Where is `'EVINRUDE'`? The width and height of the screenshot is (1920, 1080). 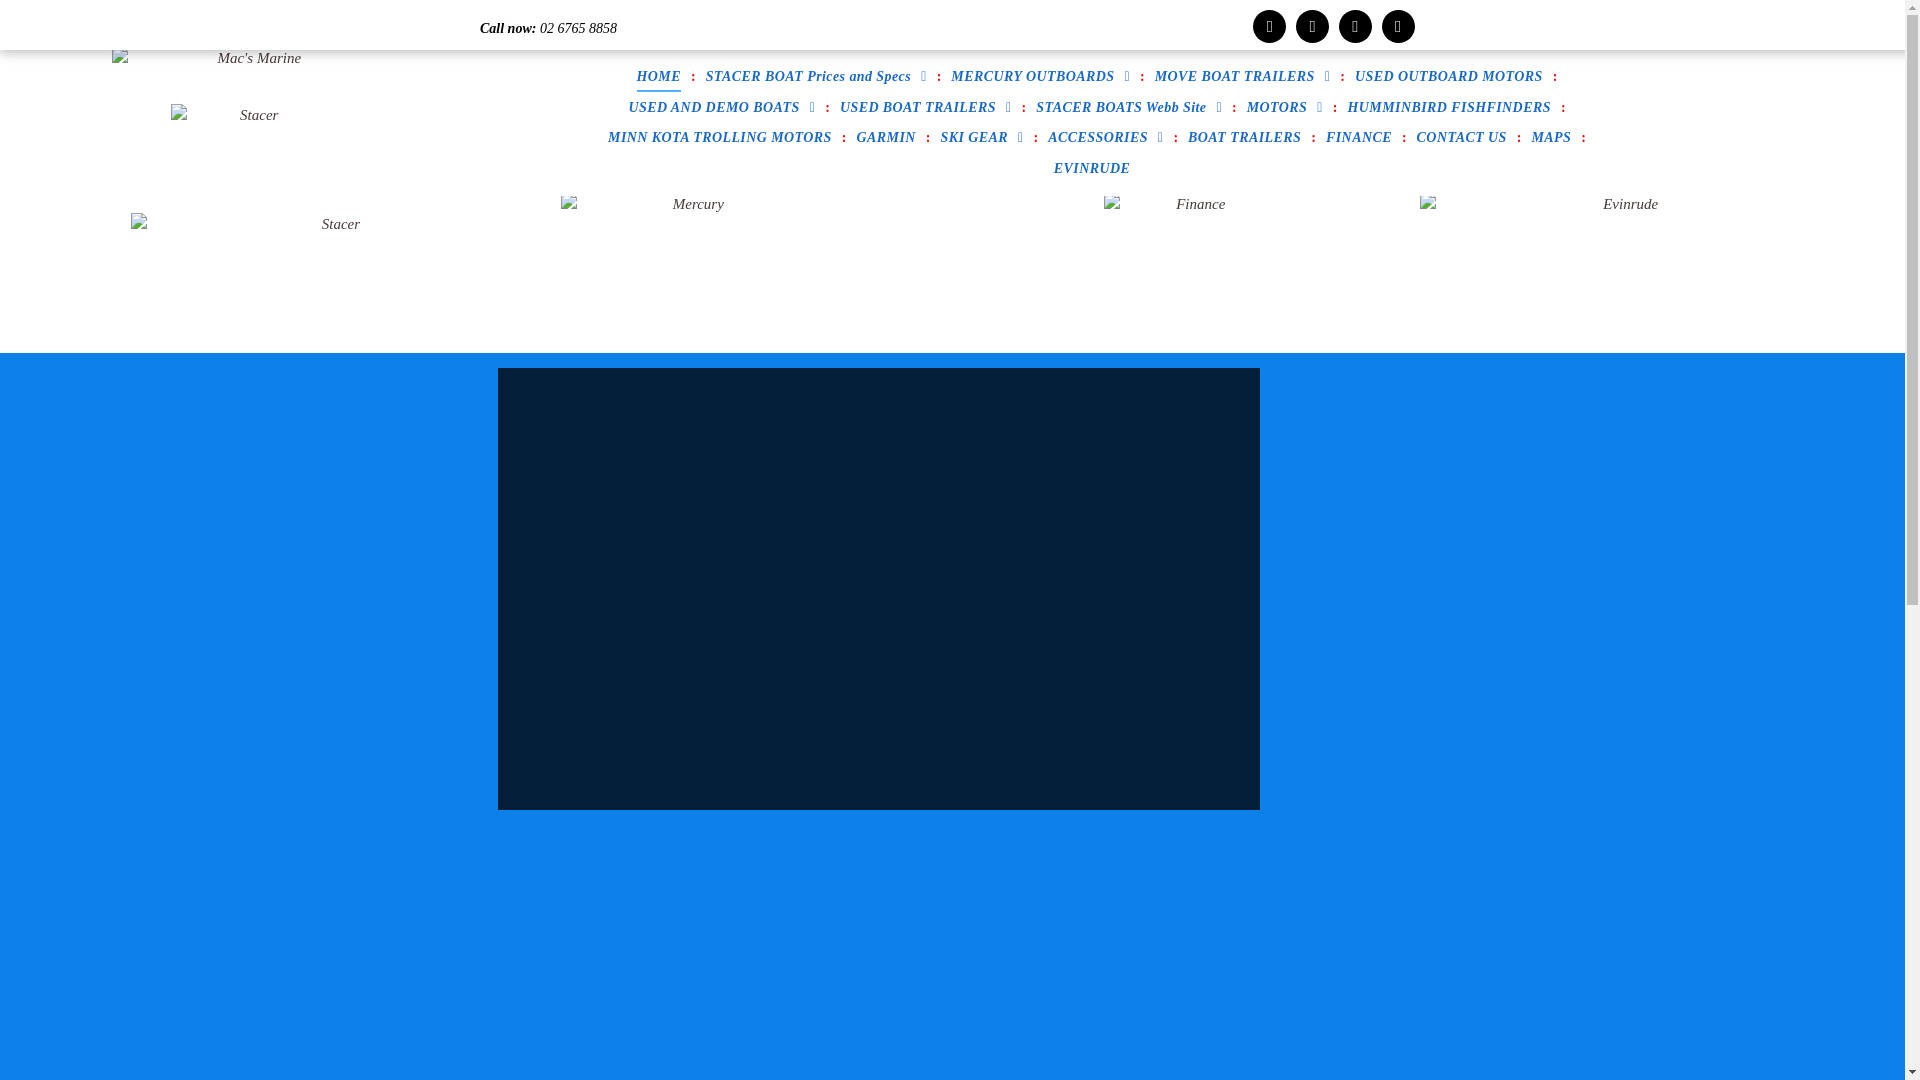
'EVINRUDE' is located at coordinates (1091, 167).